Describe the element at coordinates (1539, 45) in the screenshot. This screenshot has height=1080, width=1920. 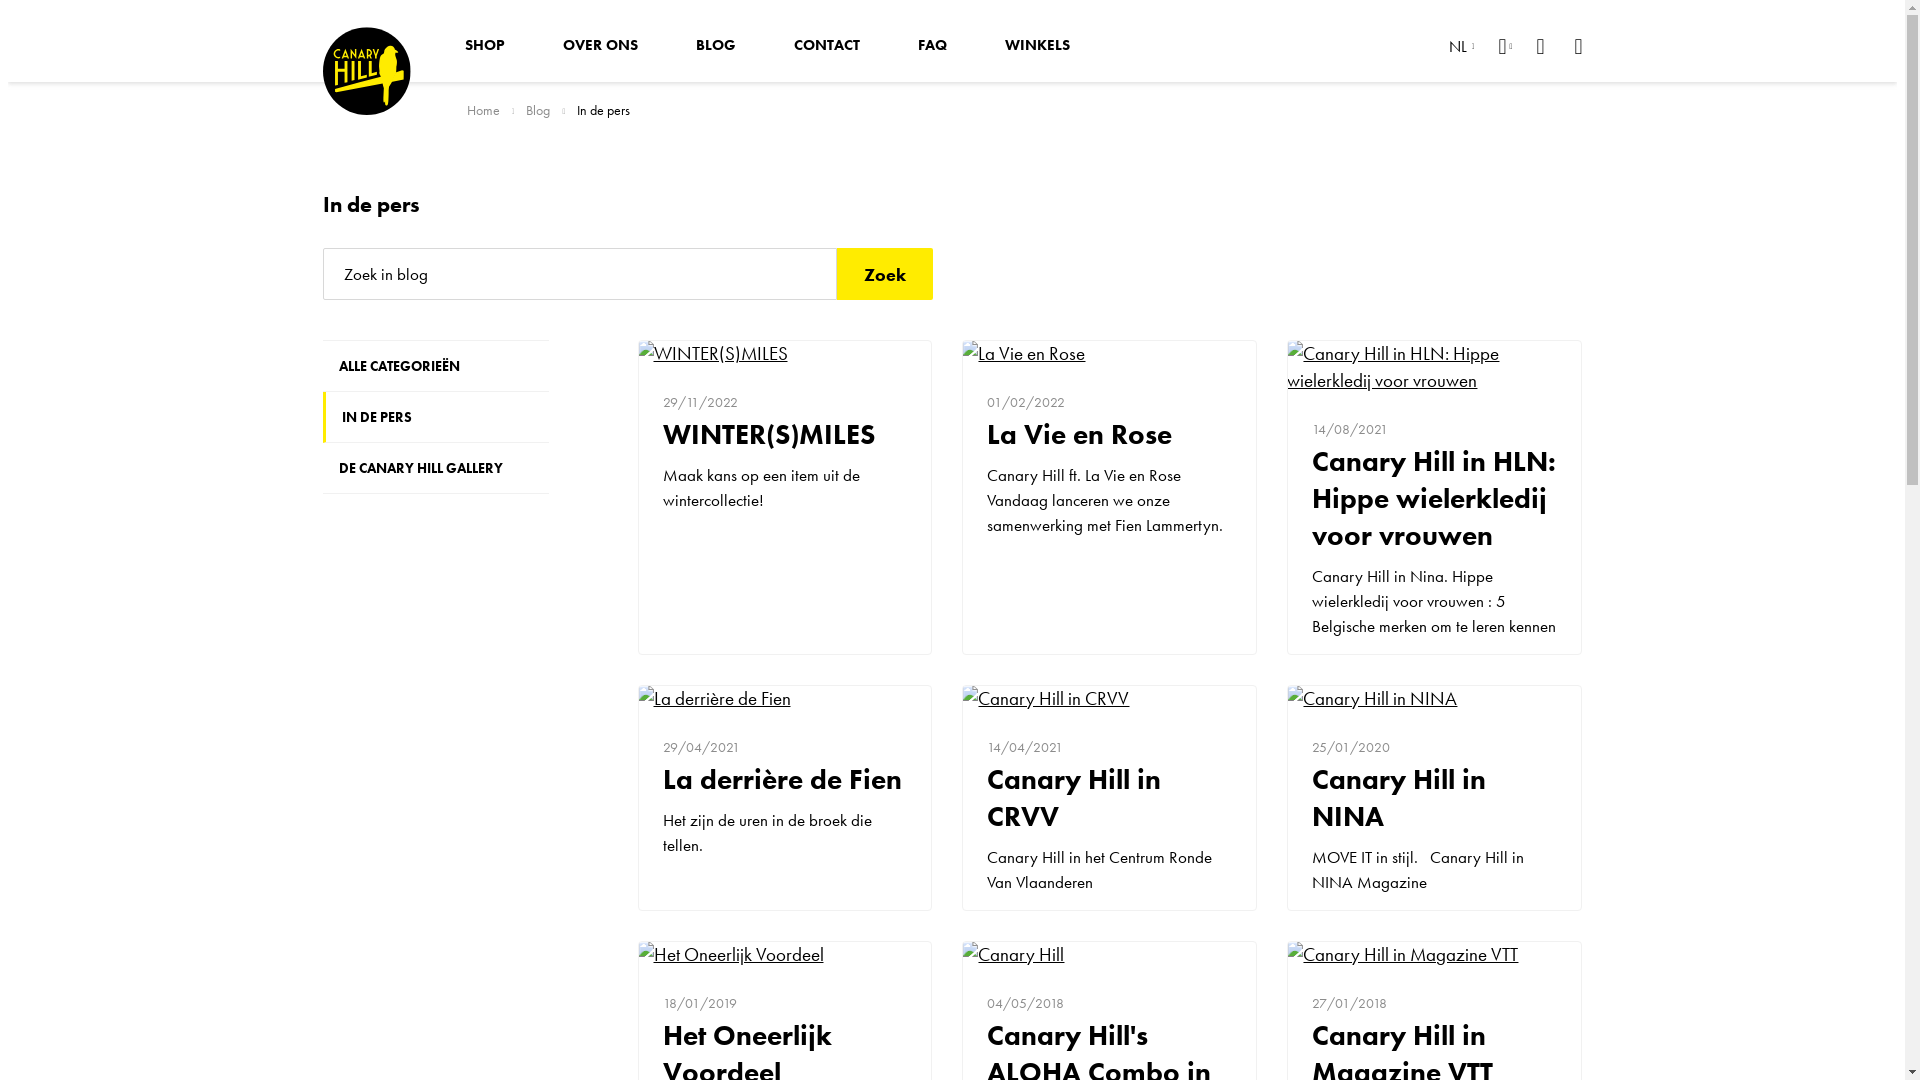
I see `'Verlanglijst'` at that location.